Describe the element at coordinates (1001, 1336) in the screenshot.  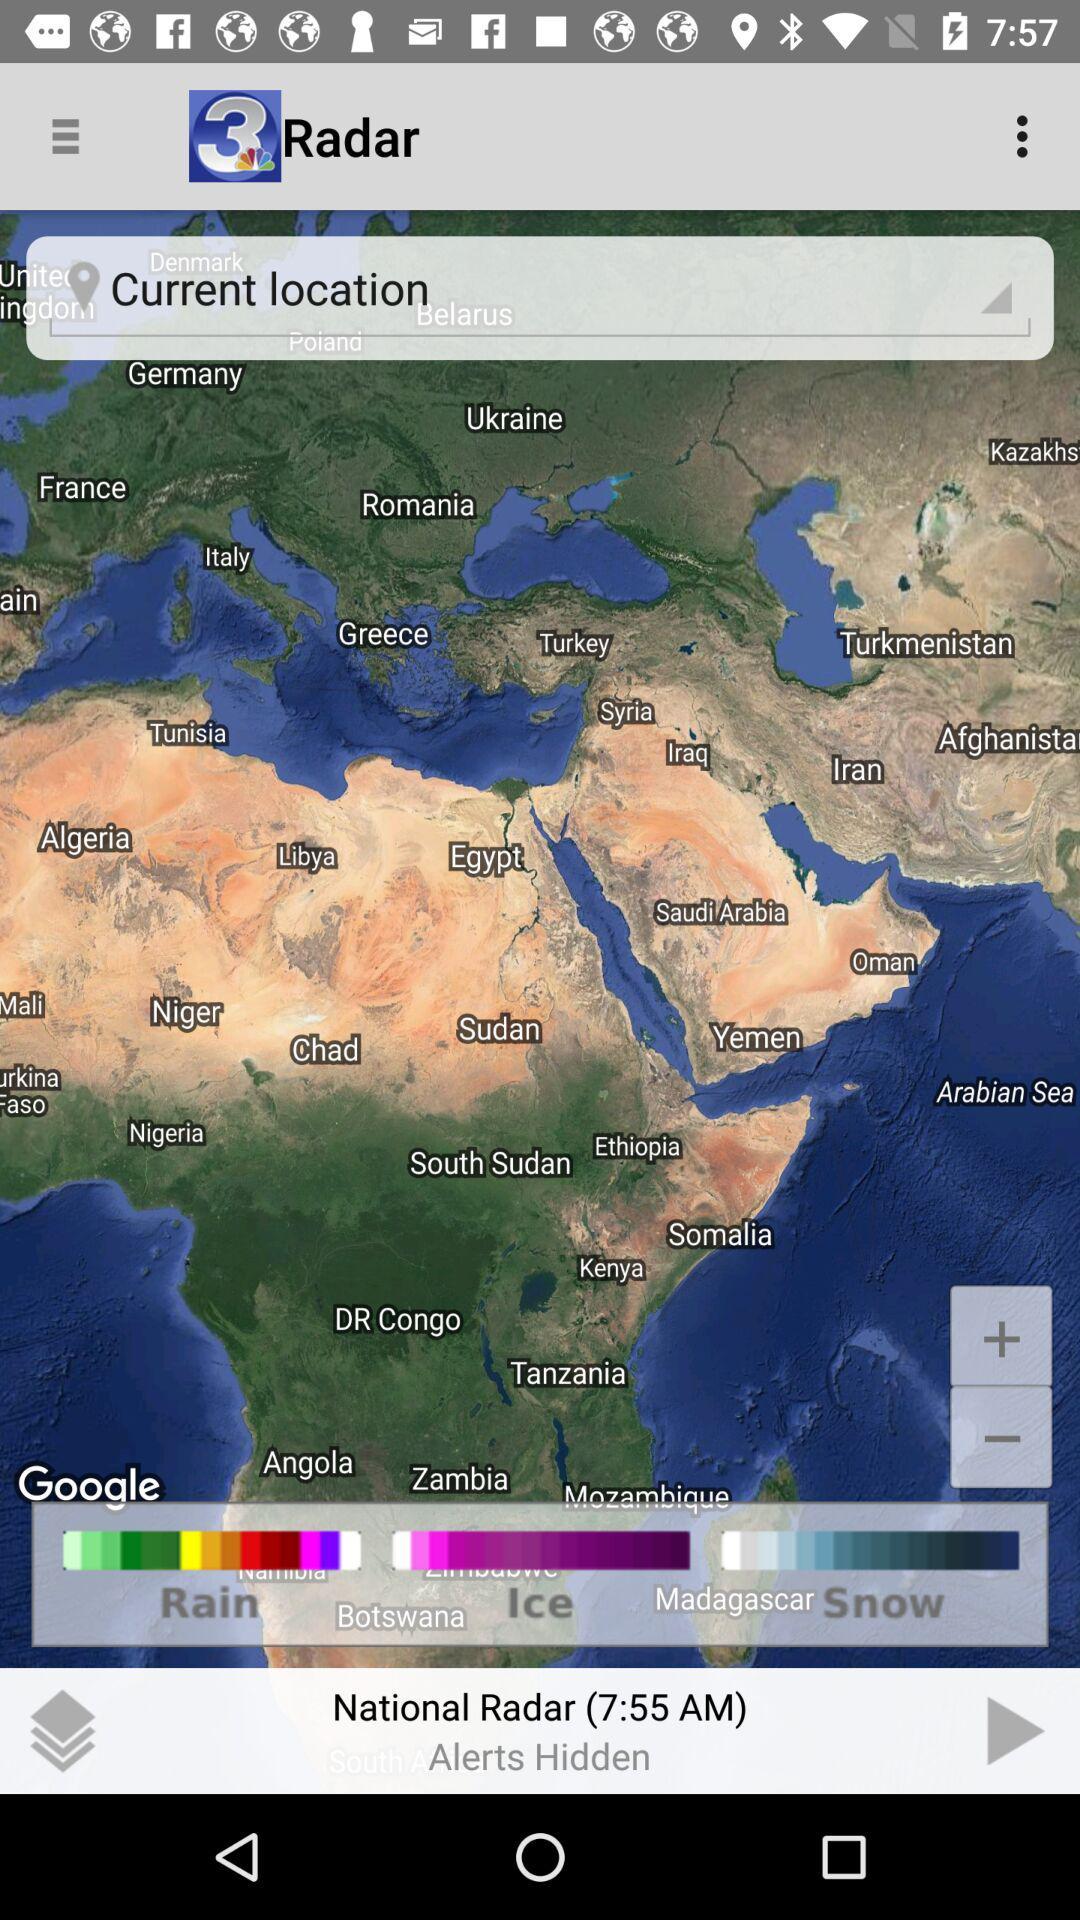
I see `+ icon` at that location.